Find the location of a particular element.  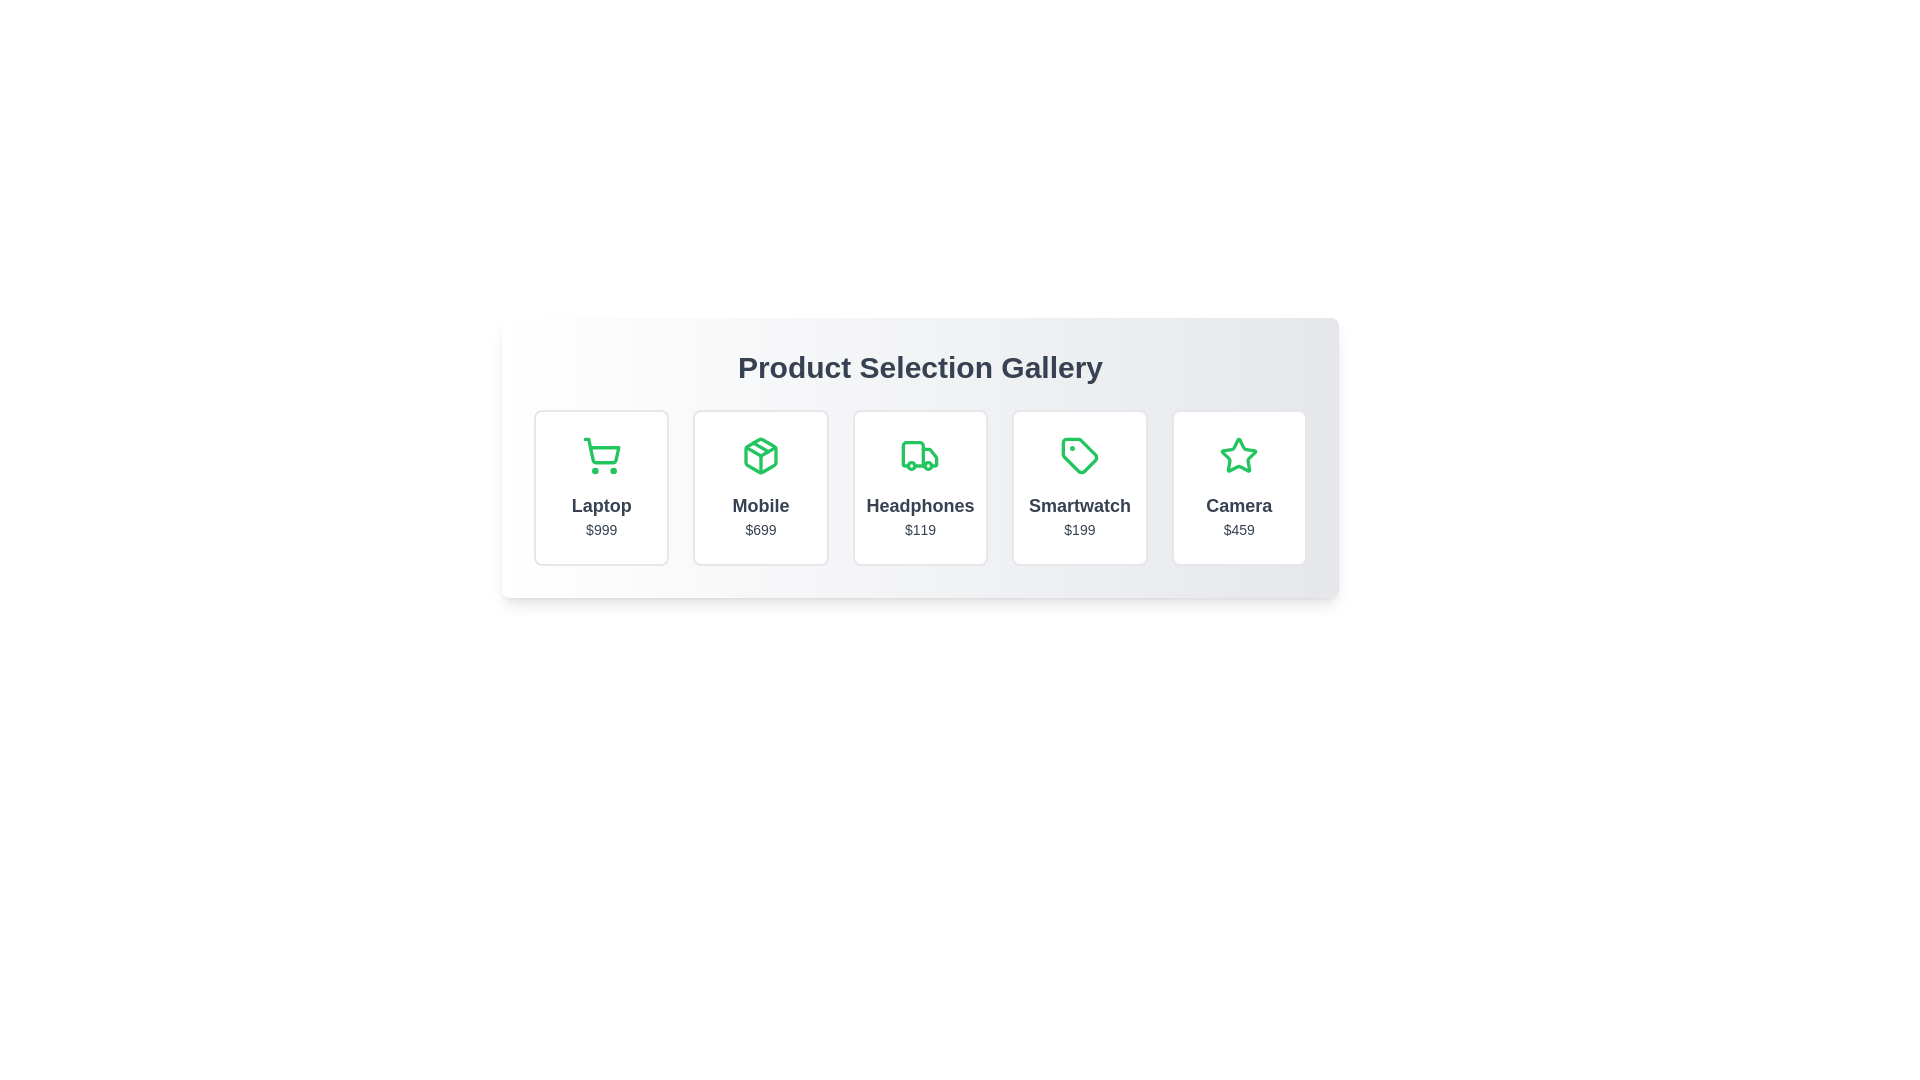

the 'Smartwatch' product card icon, which is a tag symbol located at the top-center area of the card is located at coordinates (1078, 455).